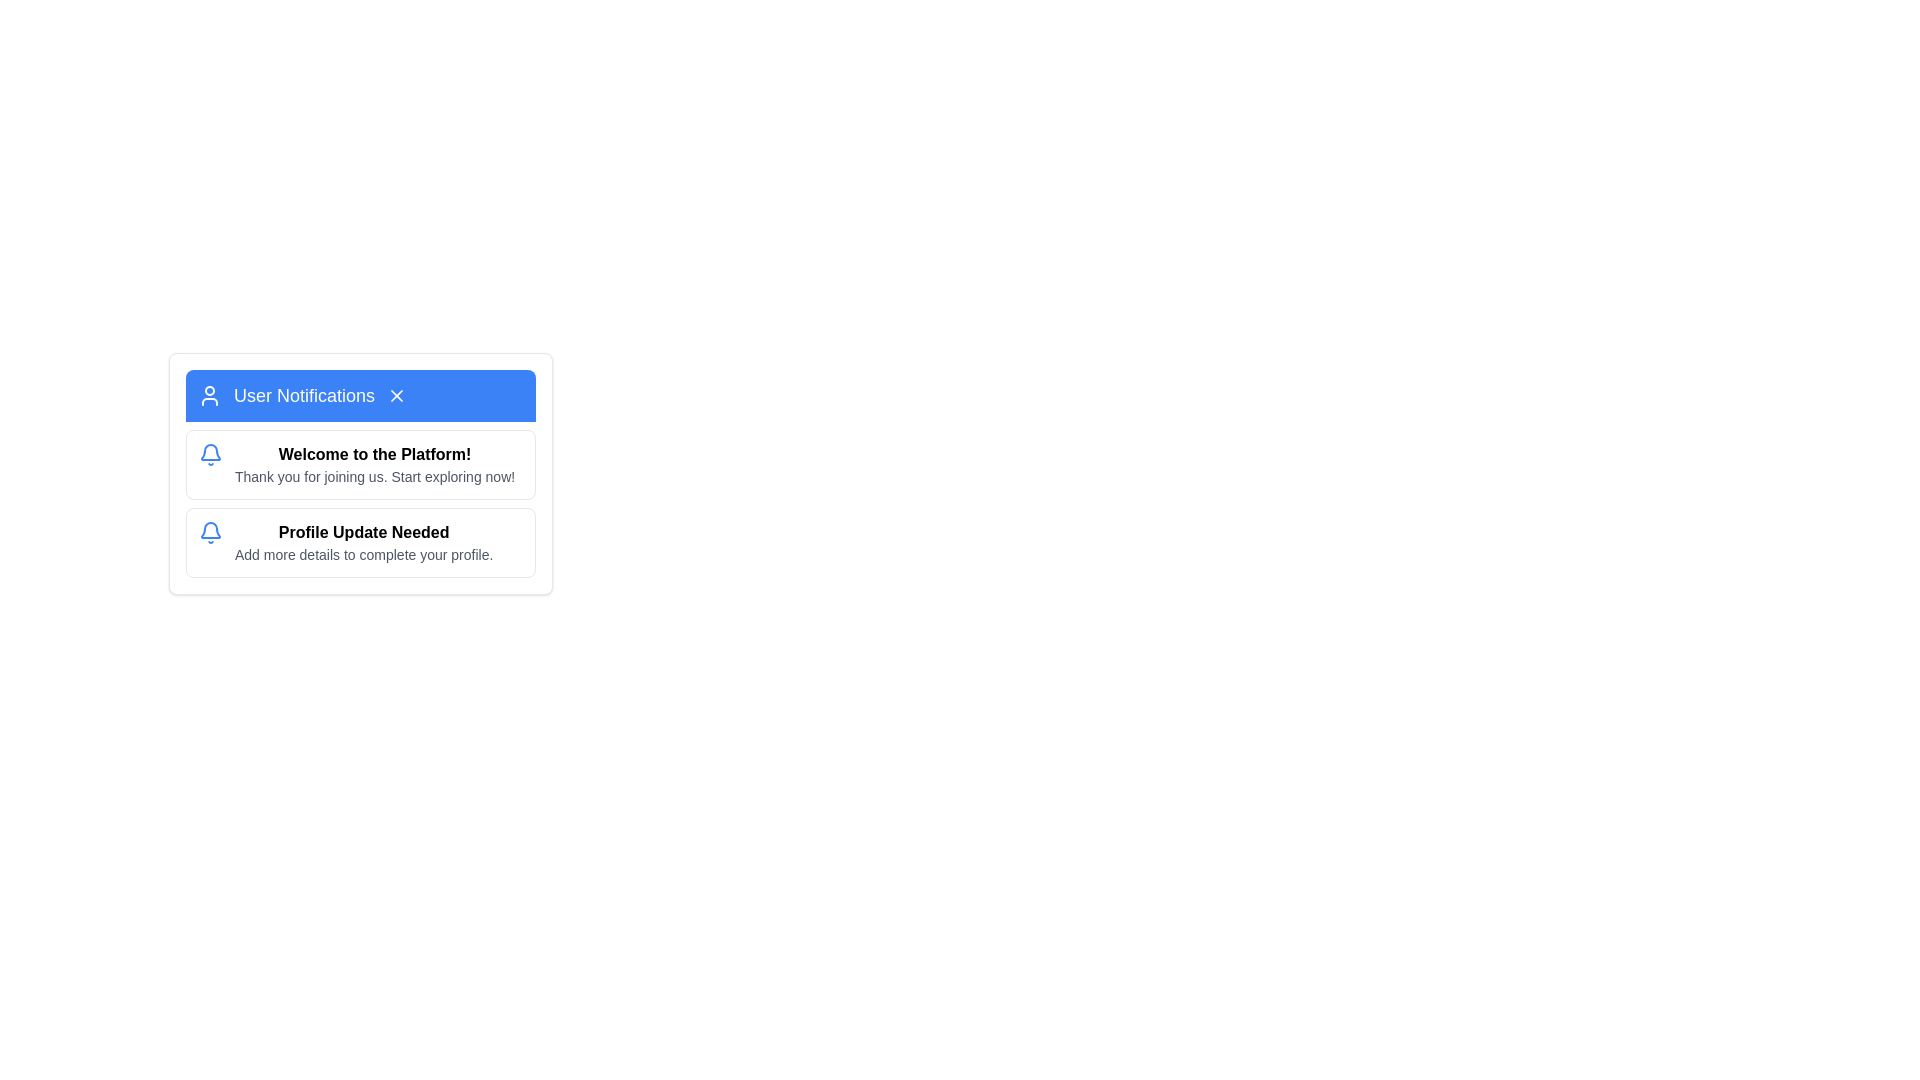  Describe the element at coordinates (375, 477) in the screenshot. I see `the static text element that says 'Thank you for joining us. Start exploring now!' located within the 'User Notifications' card, directly beneath the header 'Welcome to the Platform!'` at that location.